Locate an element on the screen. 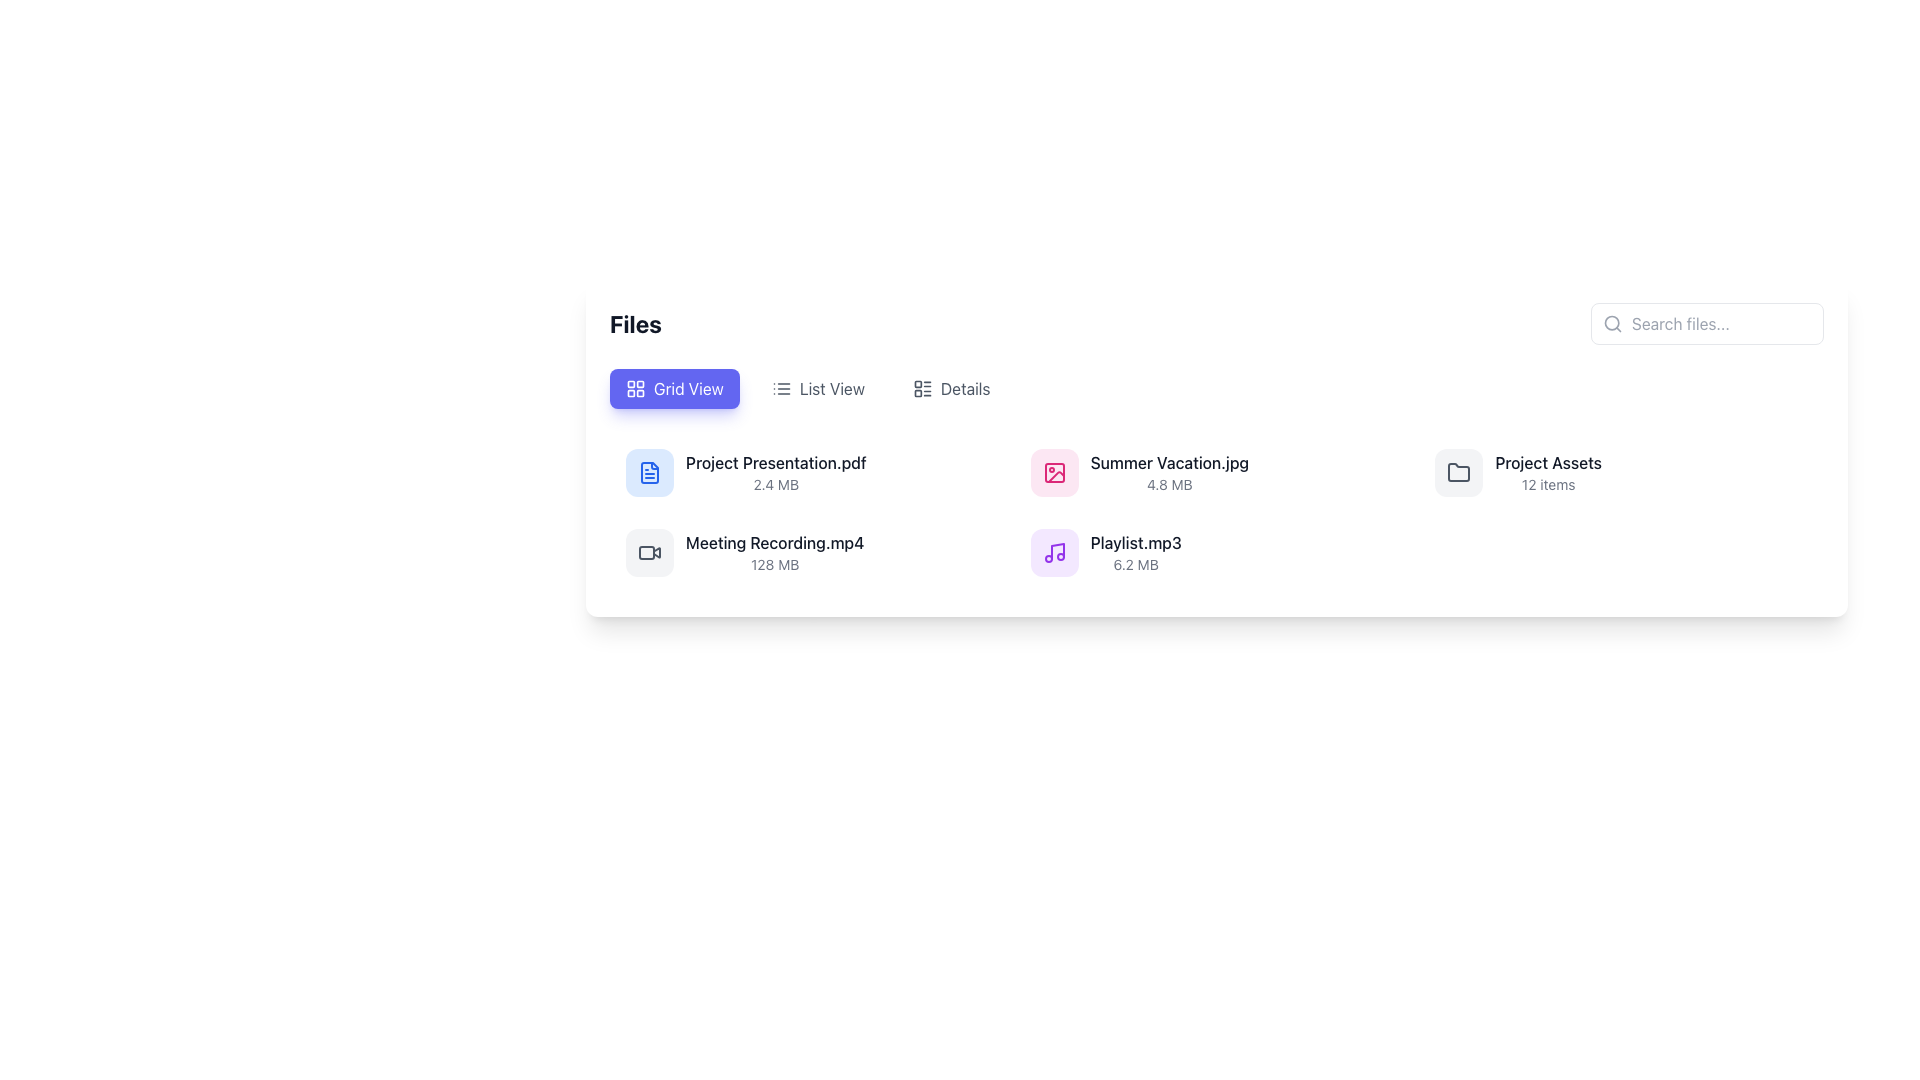 Image resolution: width=1920 pixels, height=1080 pixels. text of the label that provides information about the video file named 'Meeting Recording.mp4' located in the second column of the file grid interface under the 'Files' section is located at coordinates (774, 552).